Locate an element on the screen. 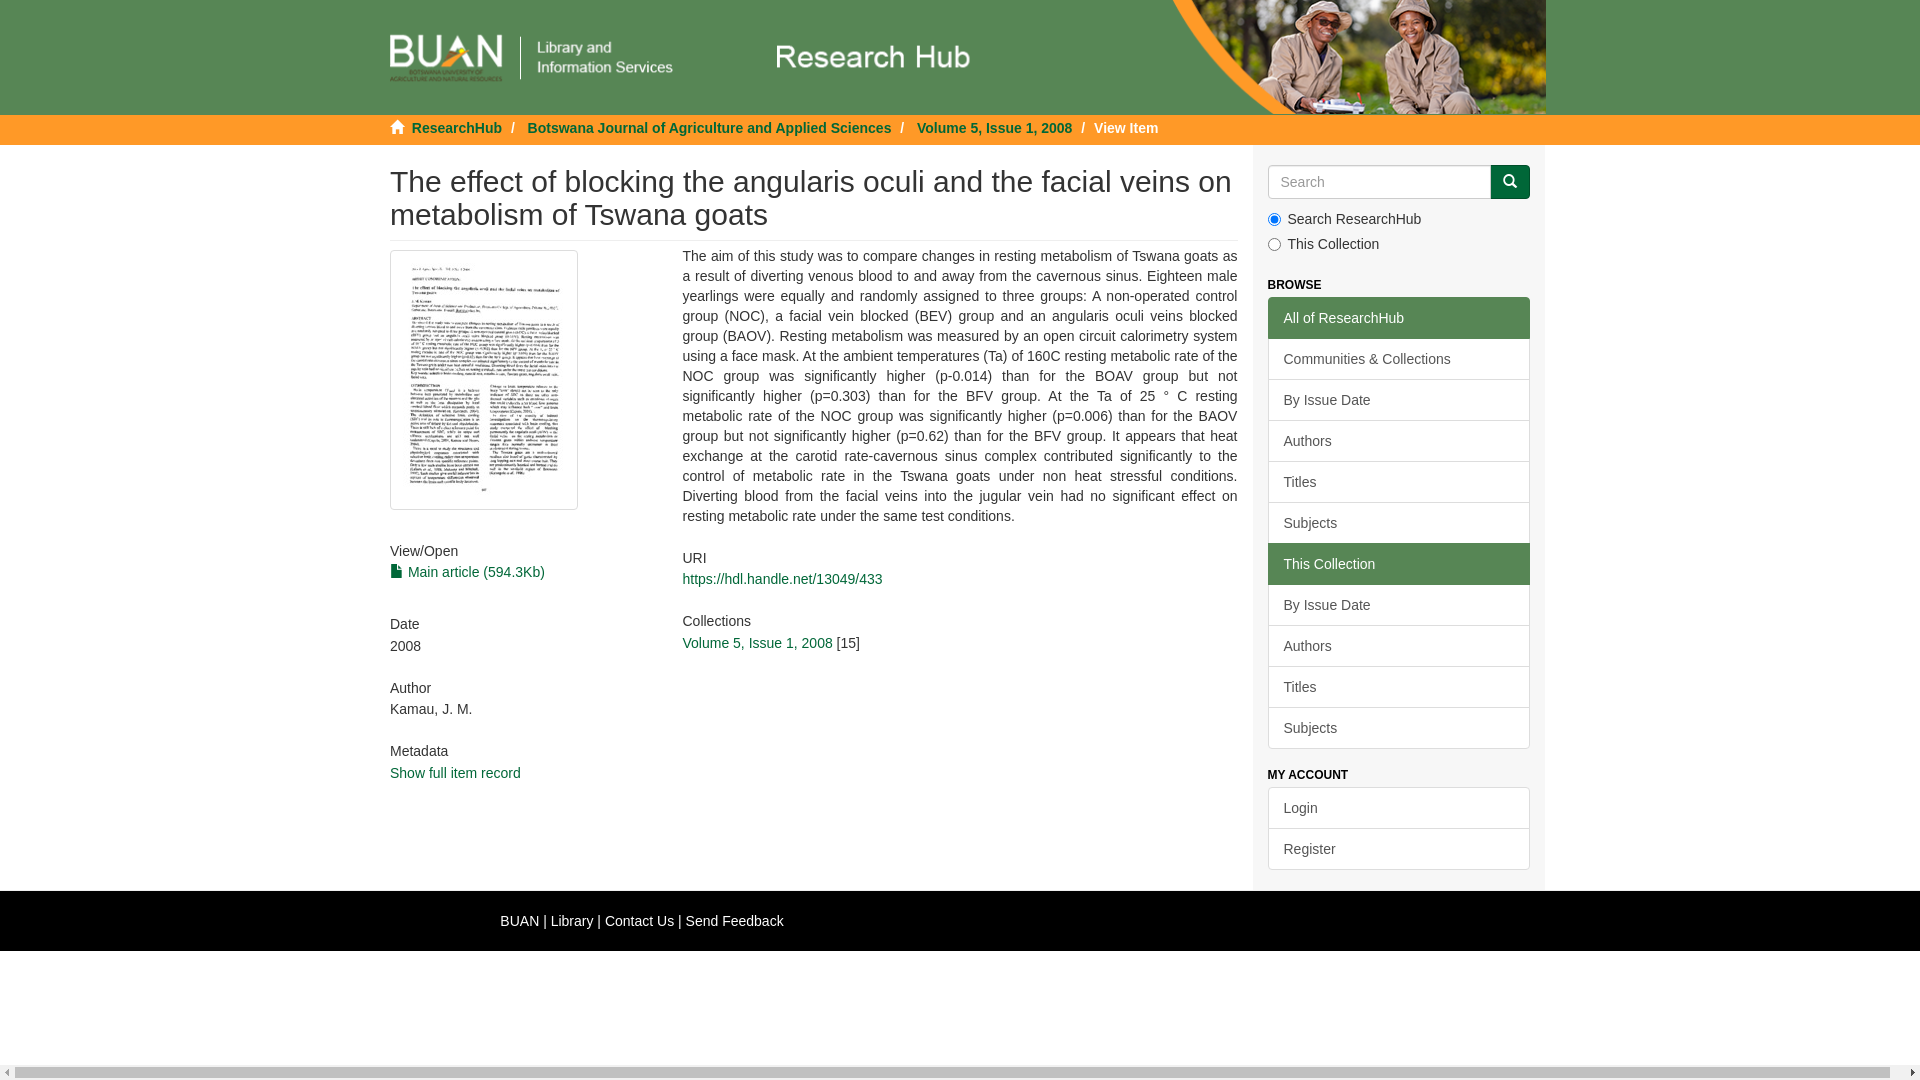 Image resolution: width=1920 pixels, height=1080 pixels. 'Library' is located at coordinates (571, 921).